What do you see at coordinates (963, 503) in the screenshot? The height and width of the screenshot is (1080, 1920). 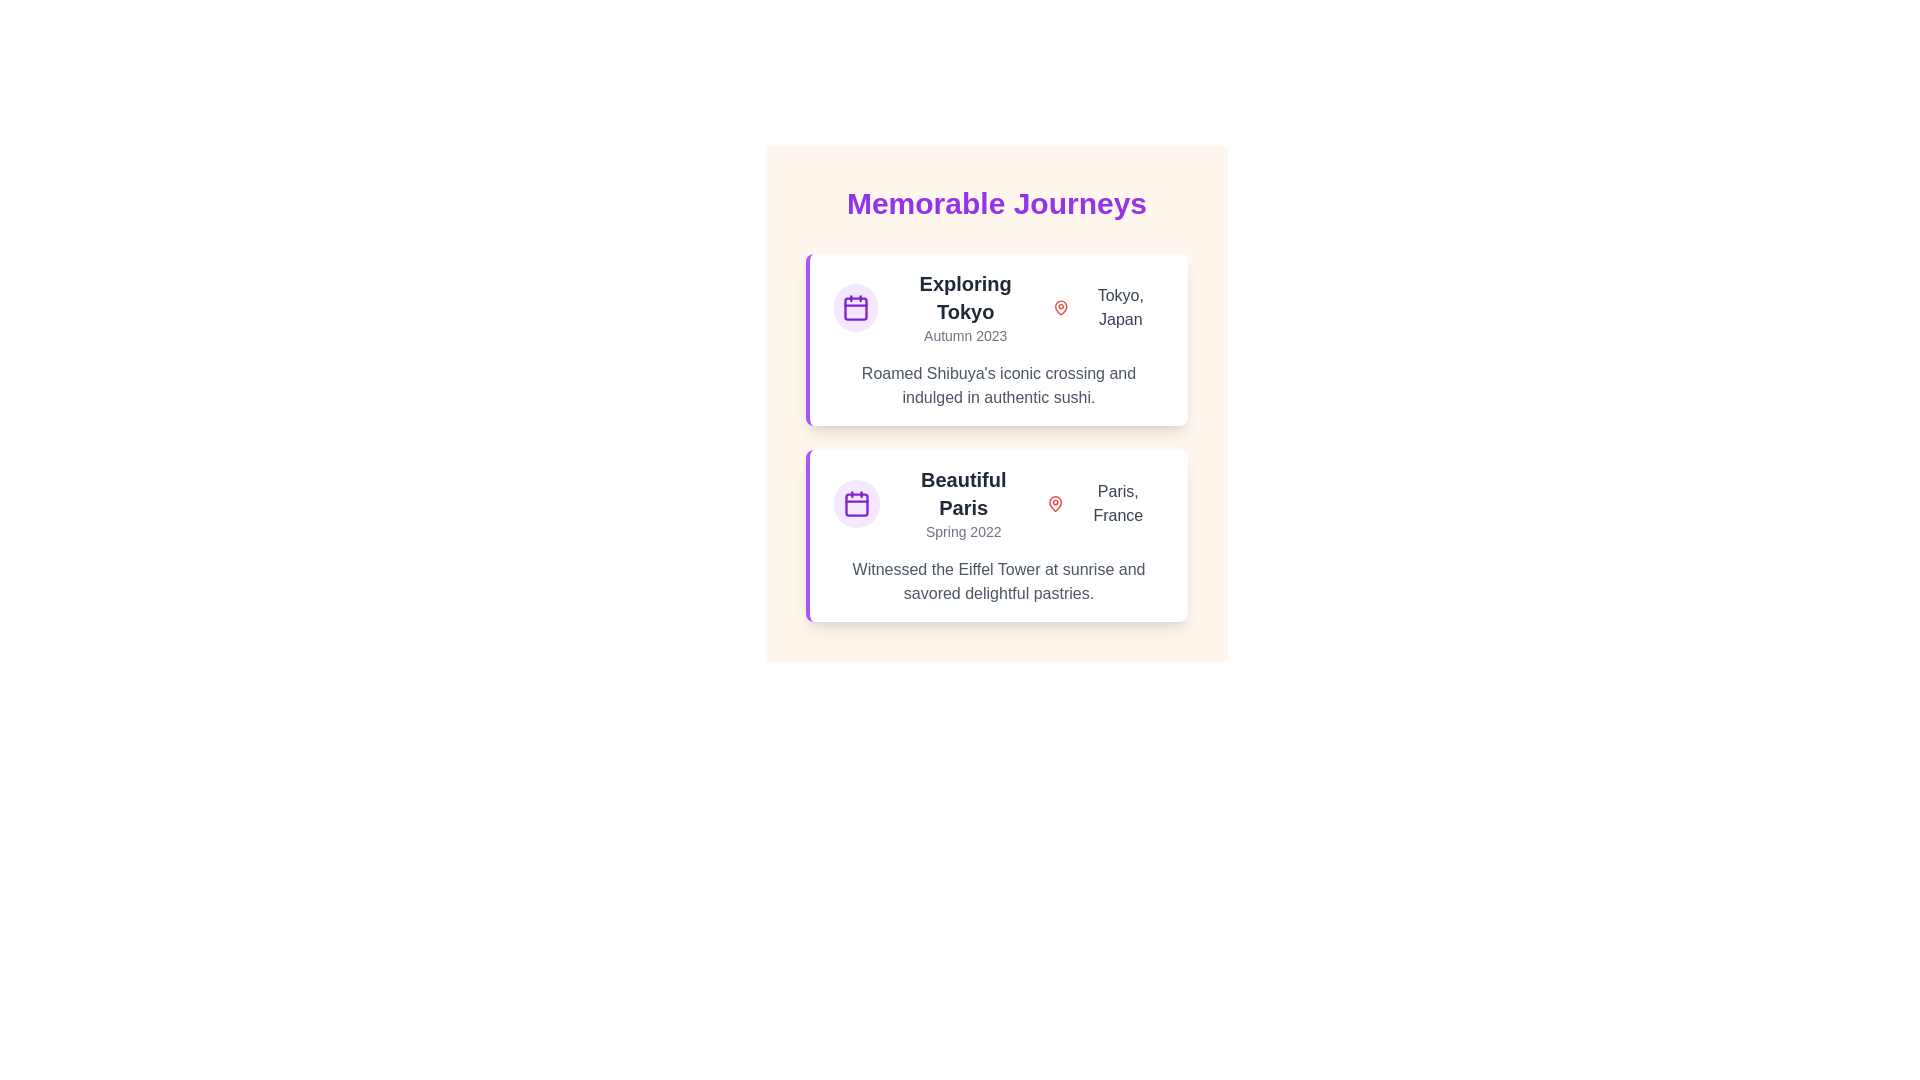 I see `the static text element displaying 'Beautiful Paris' and 'Spring 2022', located in the second card of the list under 'Memorable Journeys'` at bounding box center [963, 503].